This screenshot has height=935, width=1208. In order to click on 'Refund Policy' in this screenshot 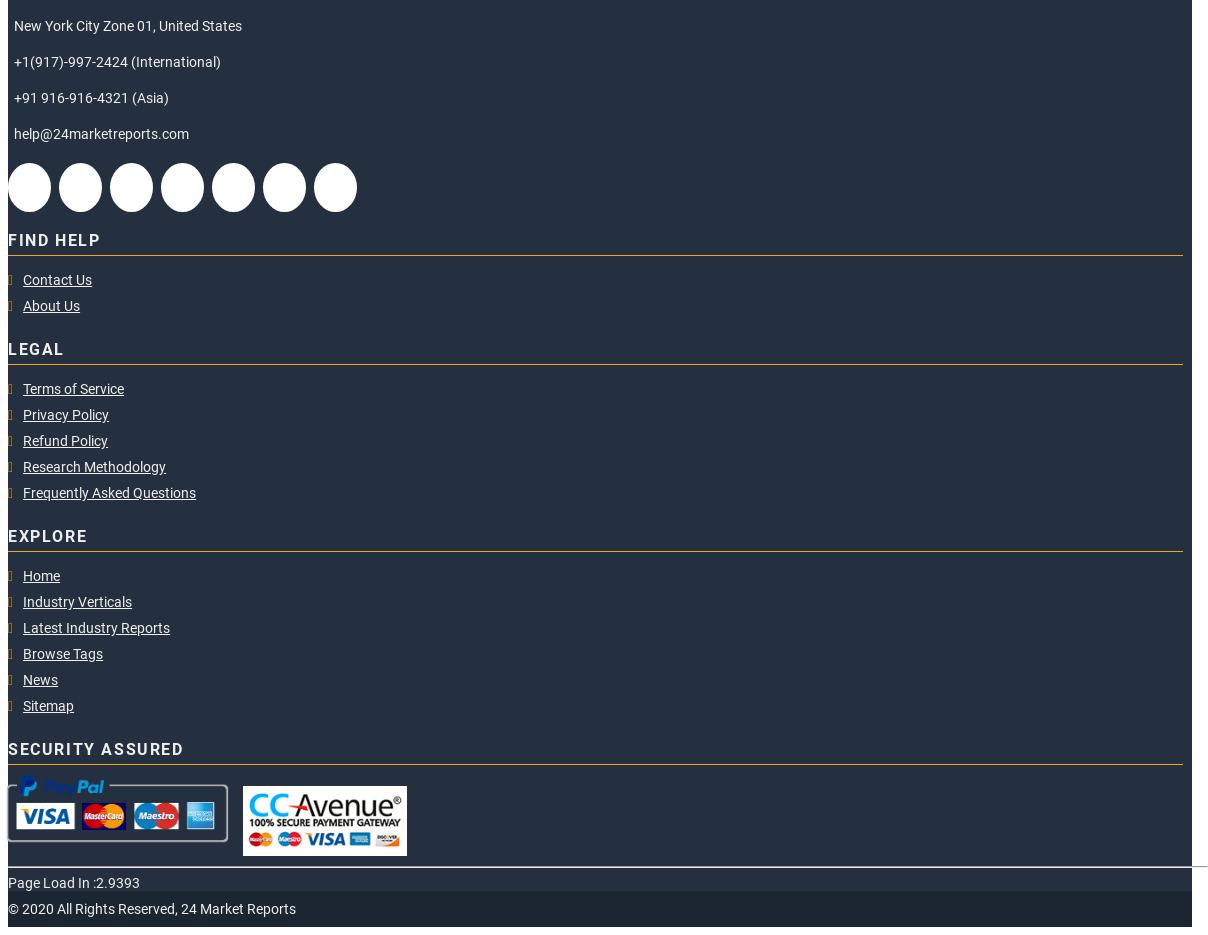, I will do `click(21, 440)`.